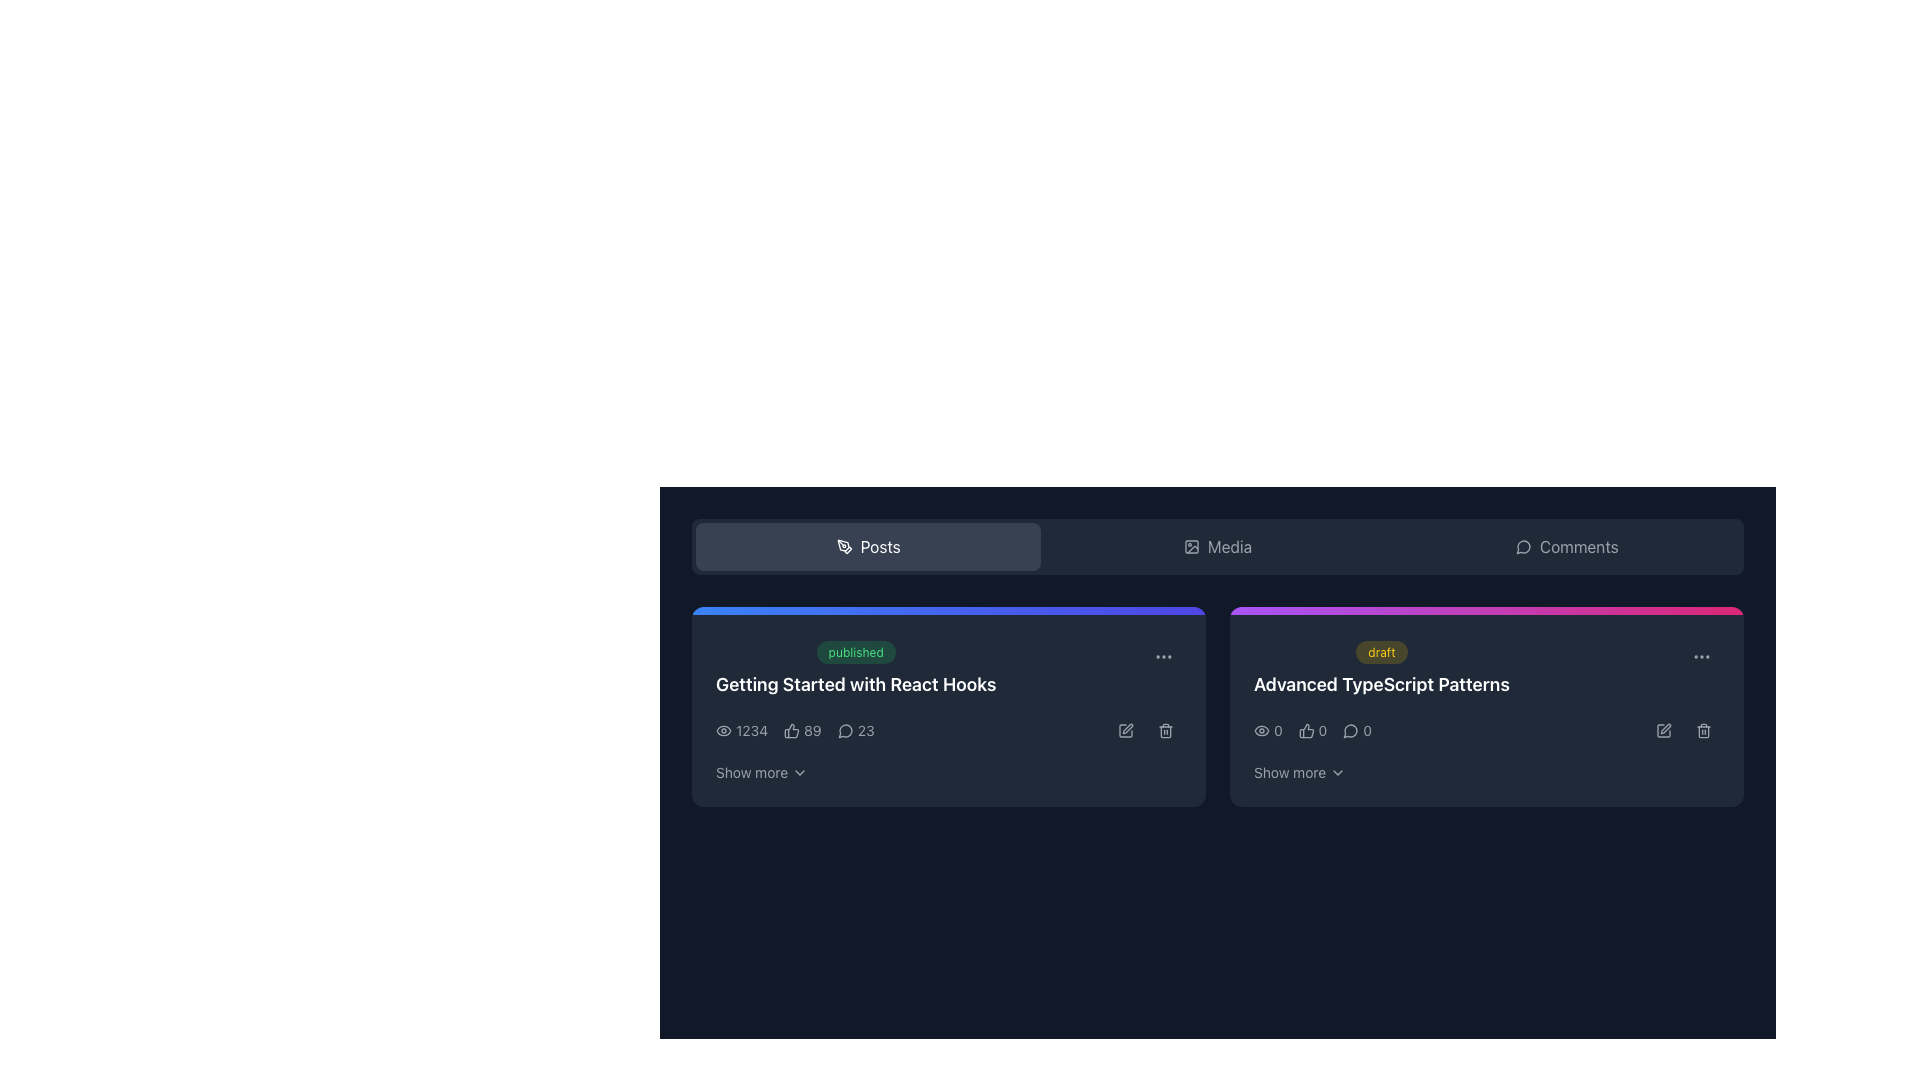  I want to click on the middle navigation button that redirects to media content, so click(1217, 547).